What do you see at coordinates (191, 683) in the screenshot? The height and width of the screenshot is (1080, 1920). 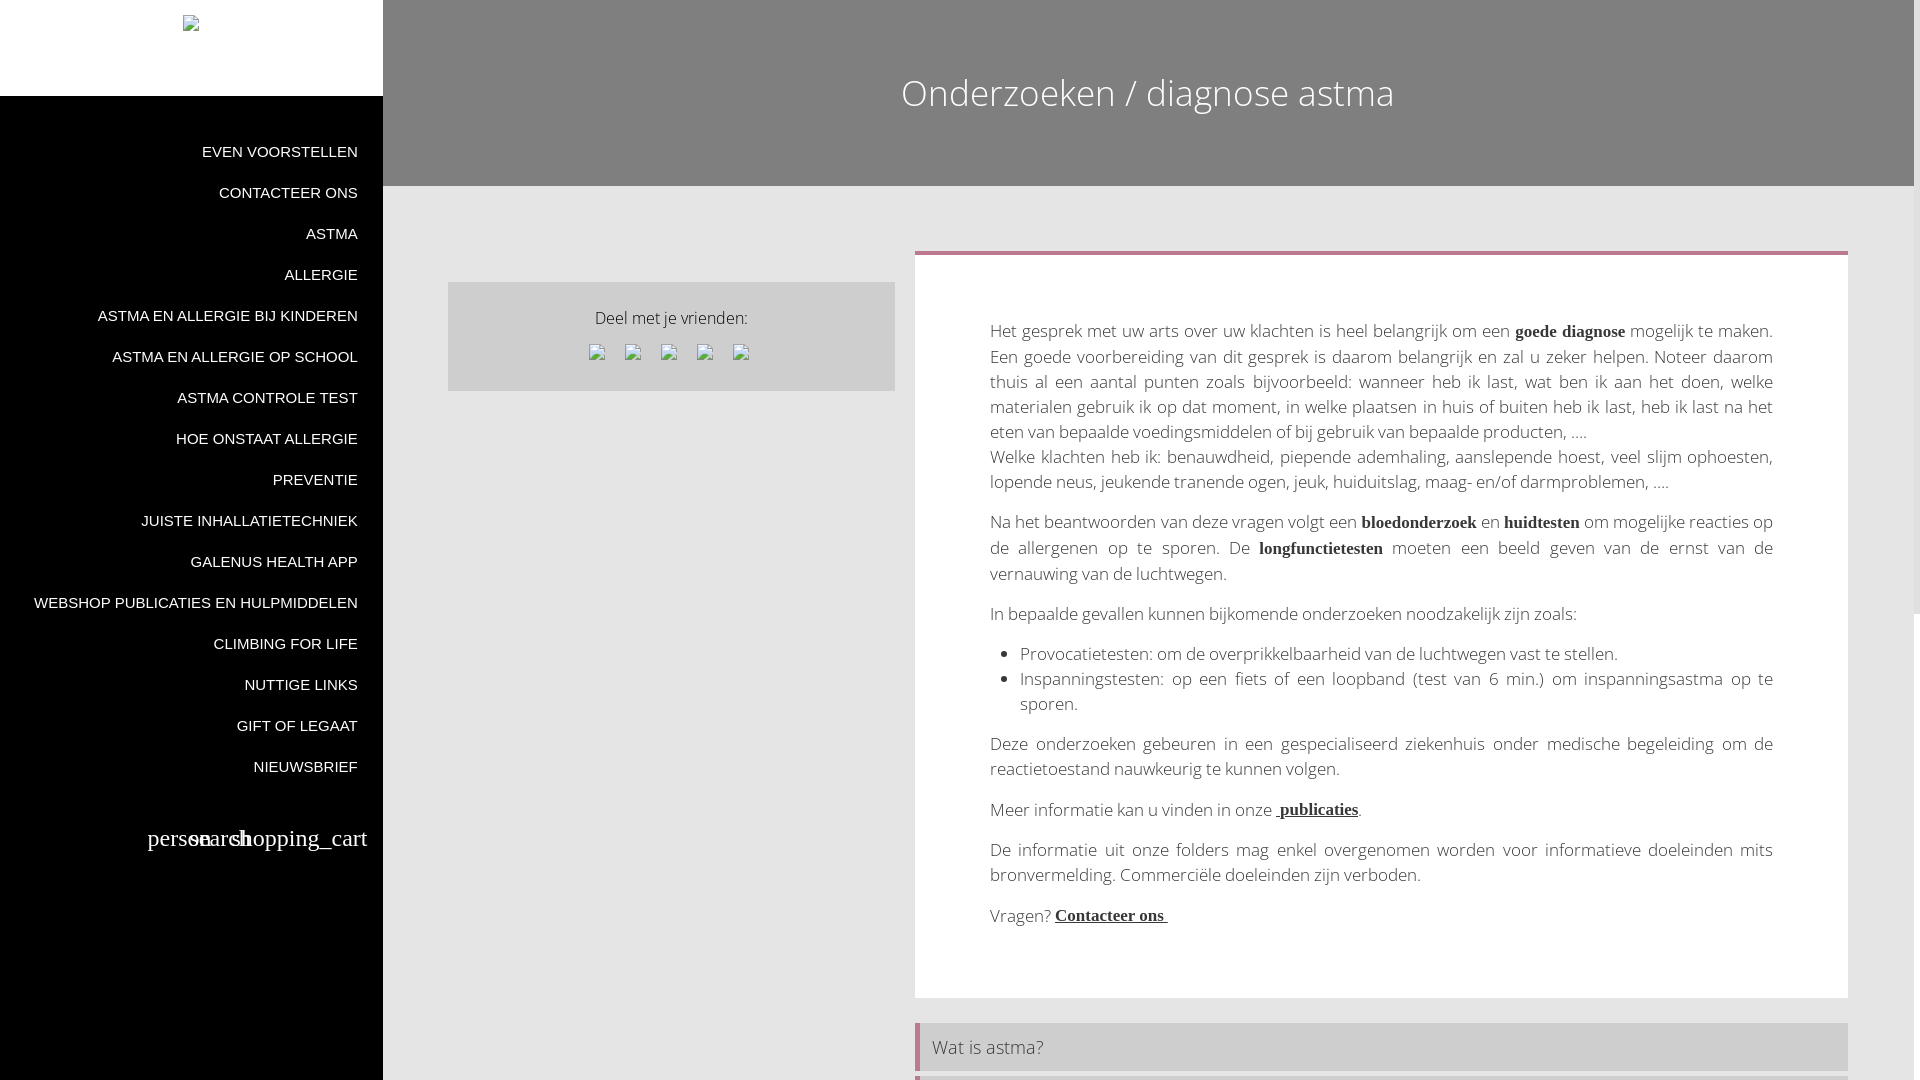 I see `'NUTTIGE LINKS'` at bounding box center [191, 683].